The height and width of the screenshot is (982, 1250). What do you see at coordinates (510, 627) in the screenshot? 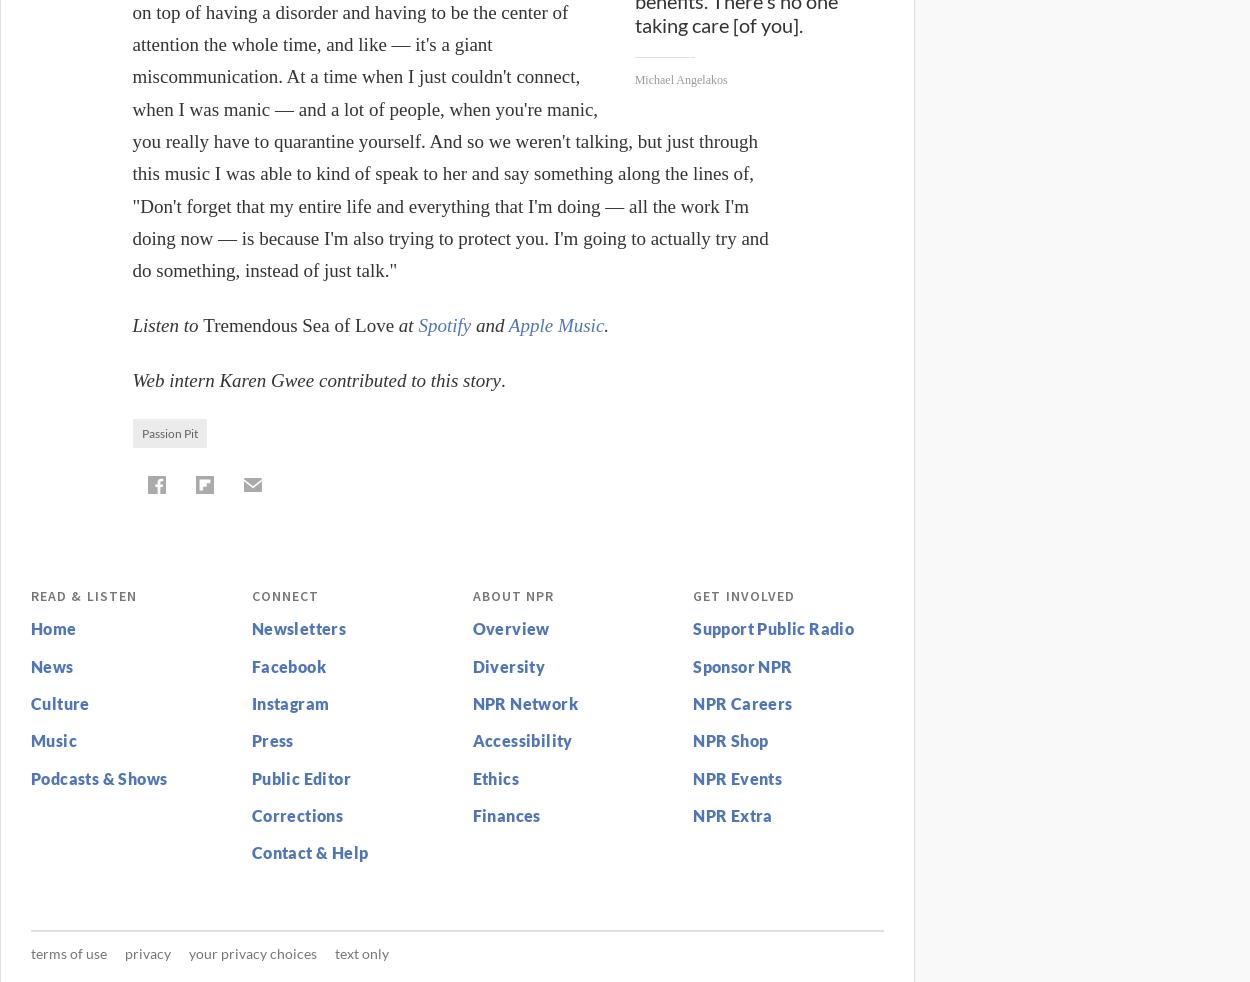
I see `'Overview'` at bounding box center [510, 627].